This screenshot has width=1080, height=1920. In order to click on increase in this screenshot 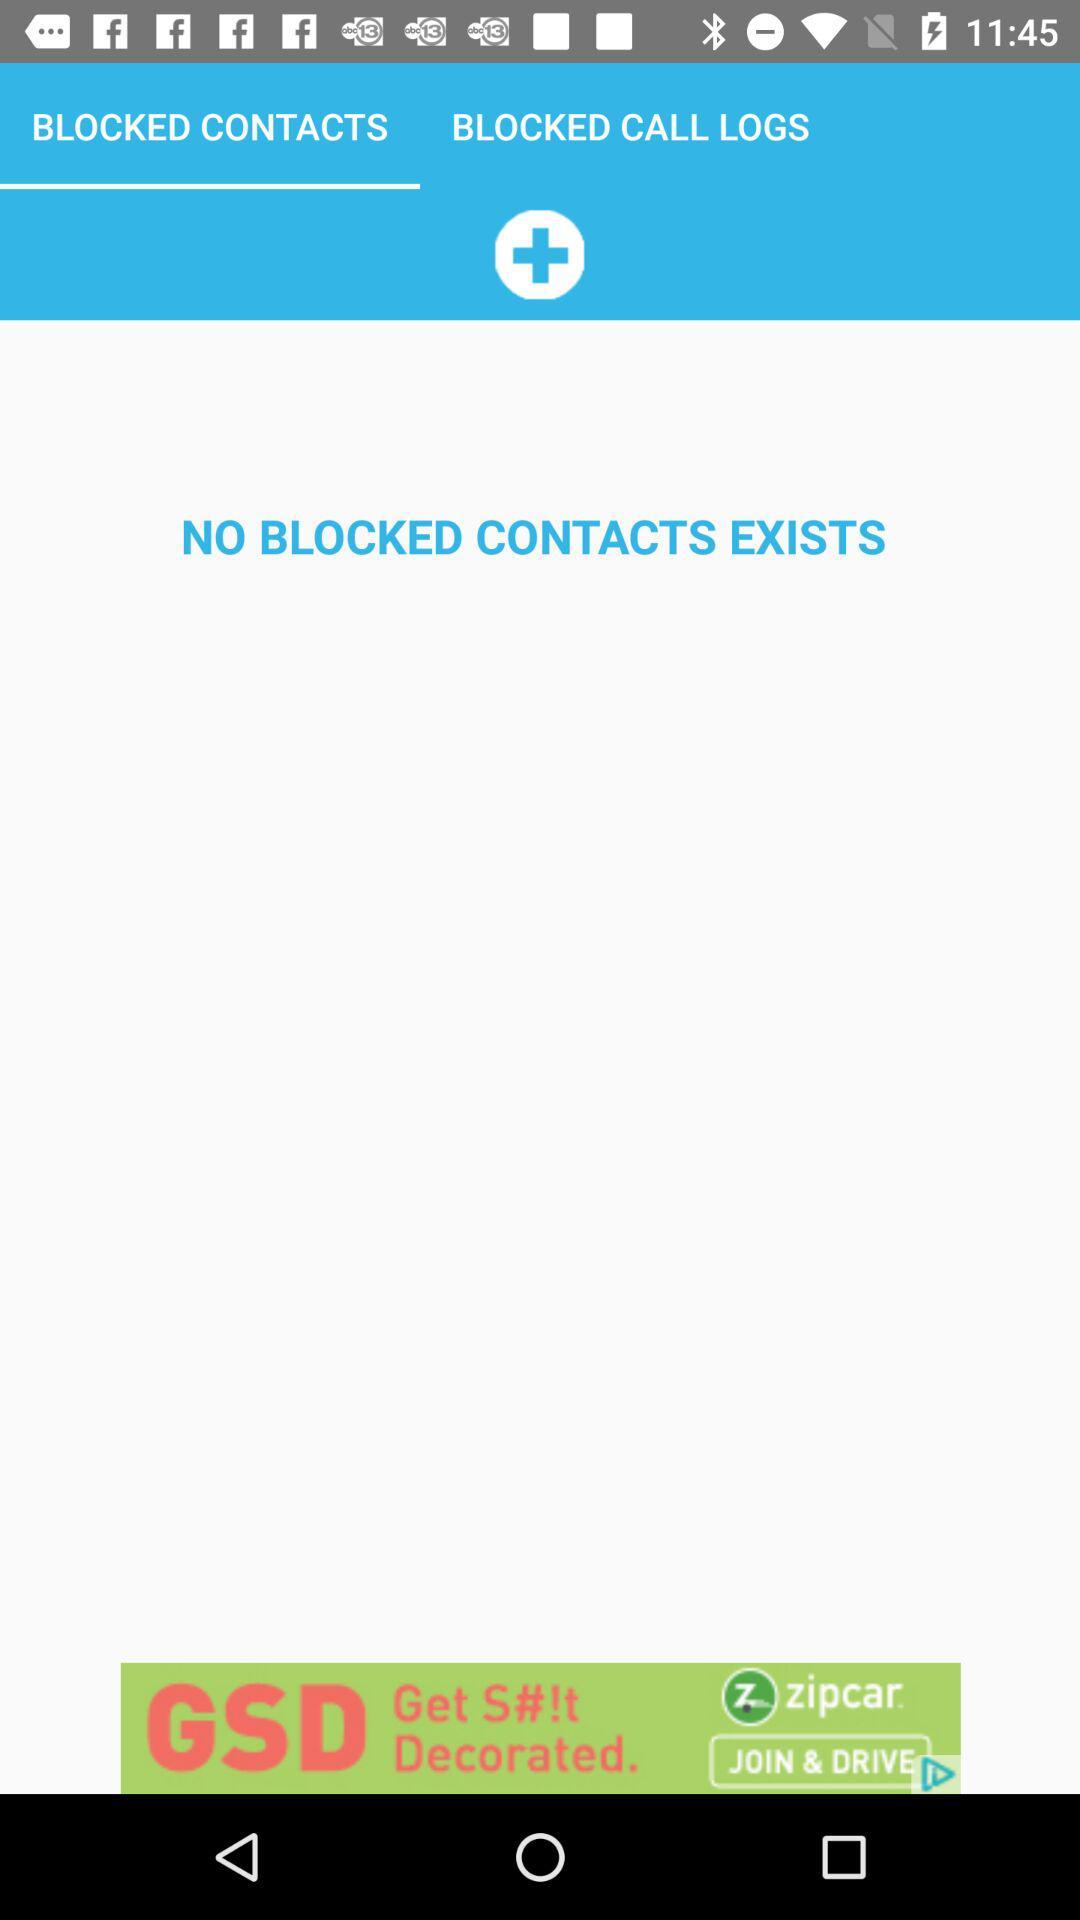, I will do `click(538, 253)`.